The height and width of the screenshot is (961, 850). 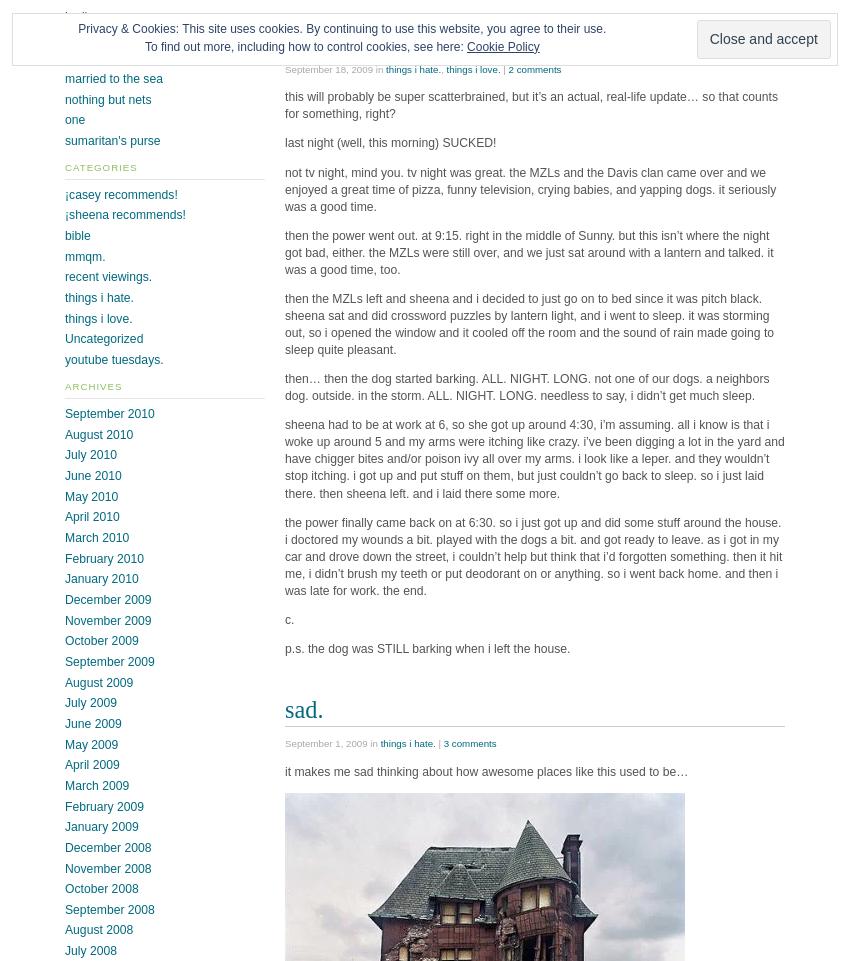 I want to click on 'December 2009', so click(x=107, y=598).